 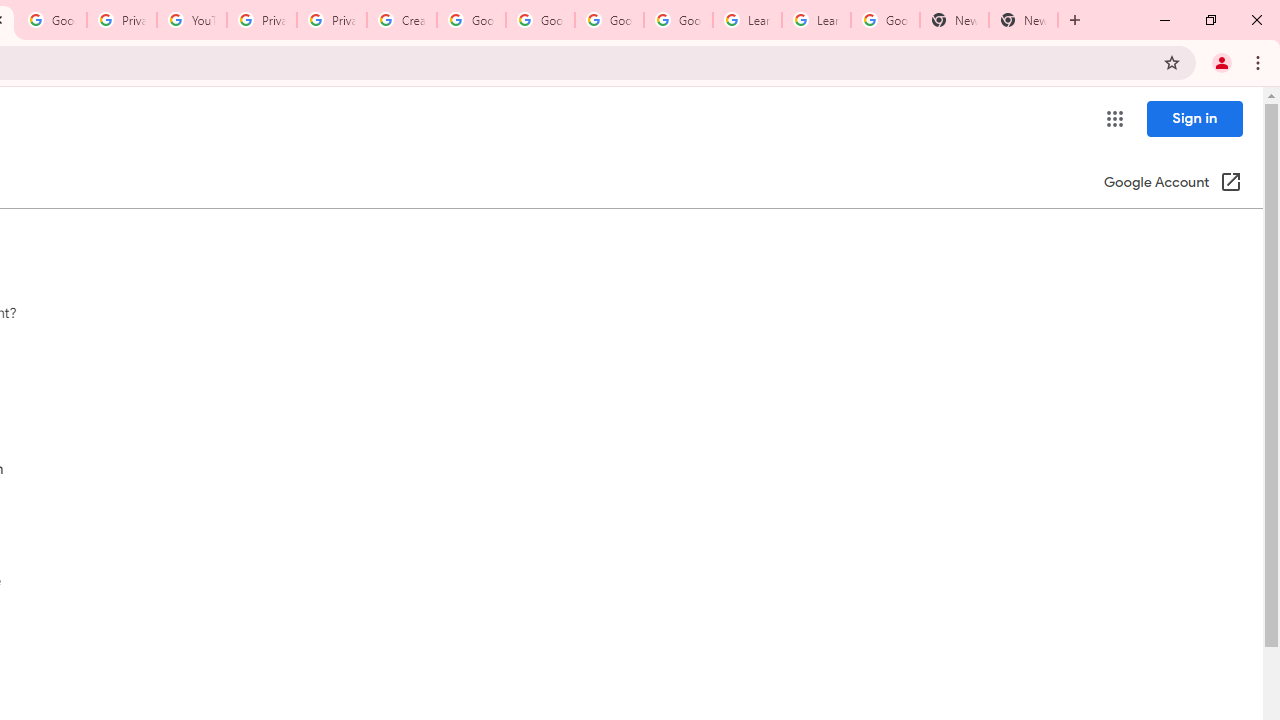 I want to click on 'Google Account (Open in a new window)', so click(x=1173, y=183).